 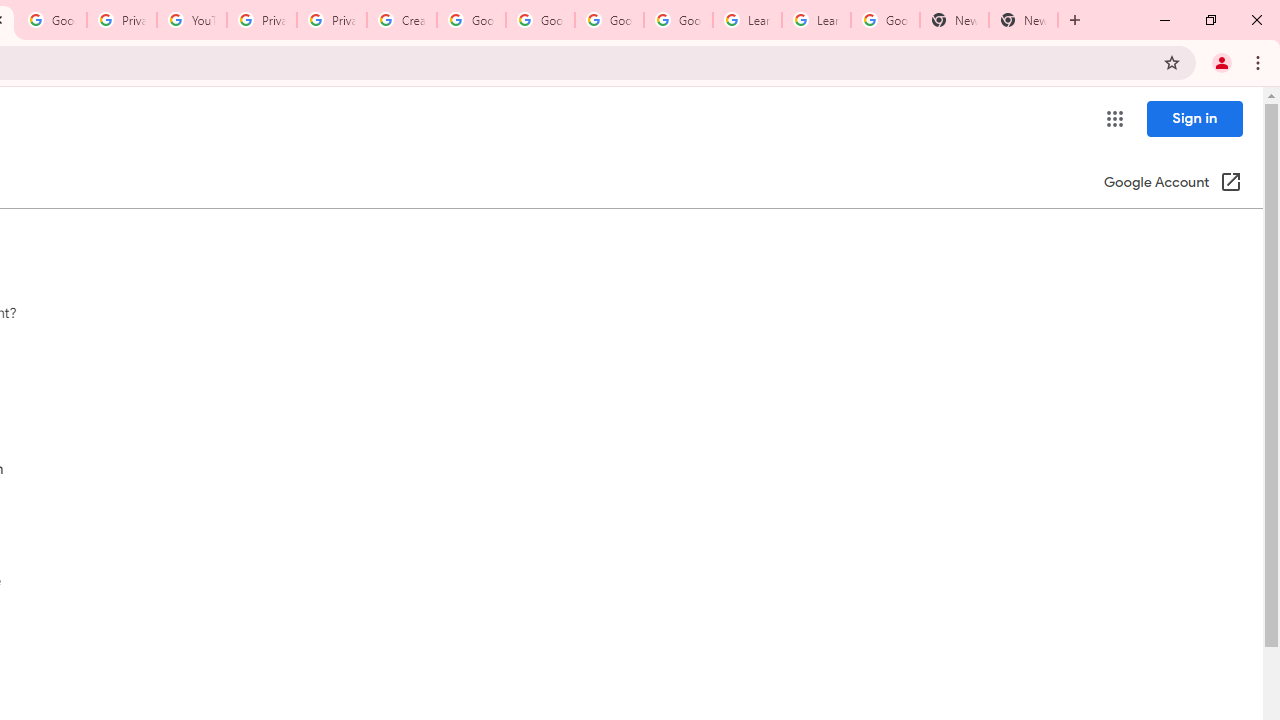 I want to click on 'Google Account (Open in a new window)', so click(x=1173, y=183).